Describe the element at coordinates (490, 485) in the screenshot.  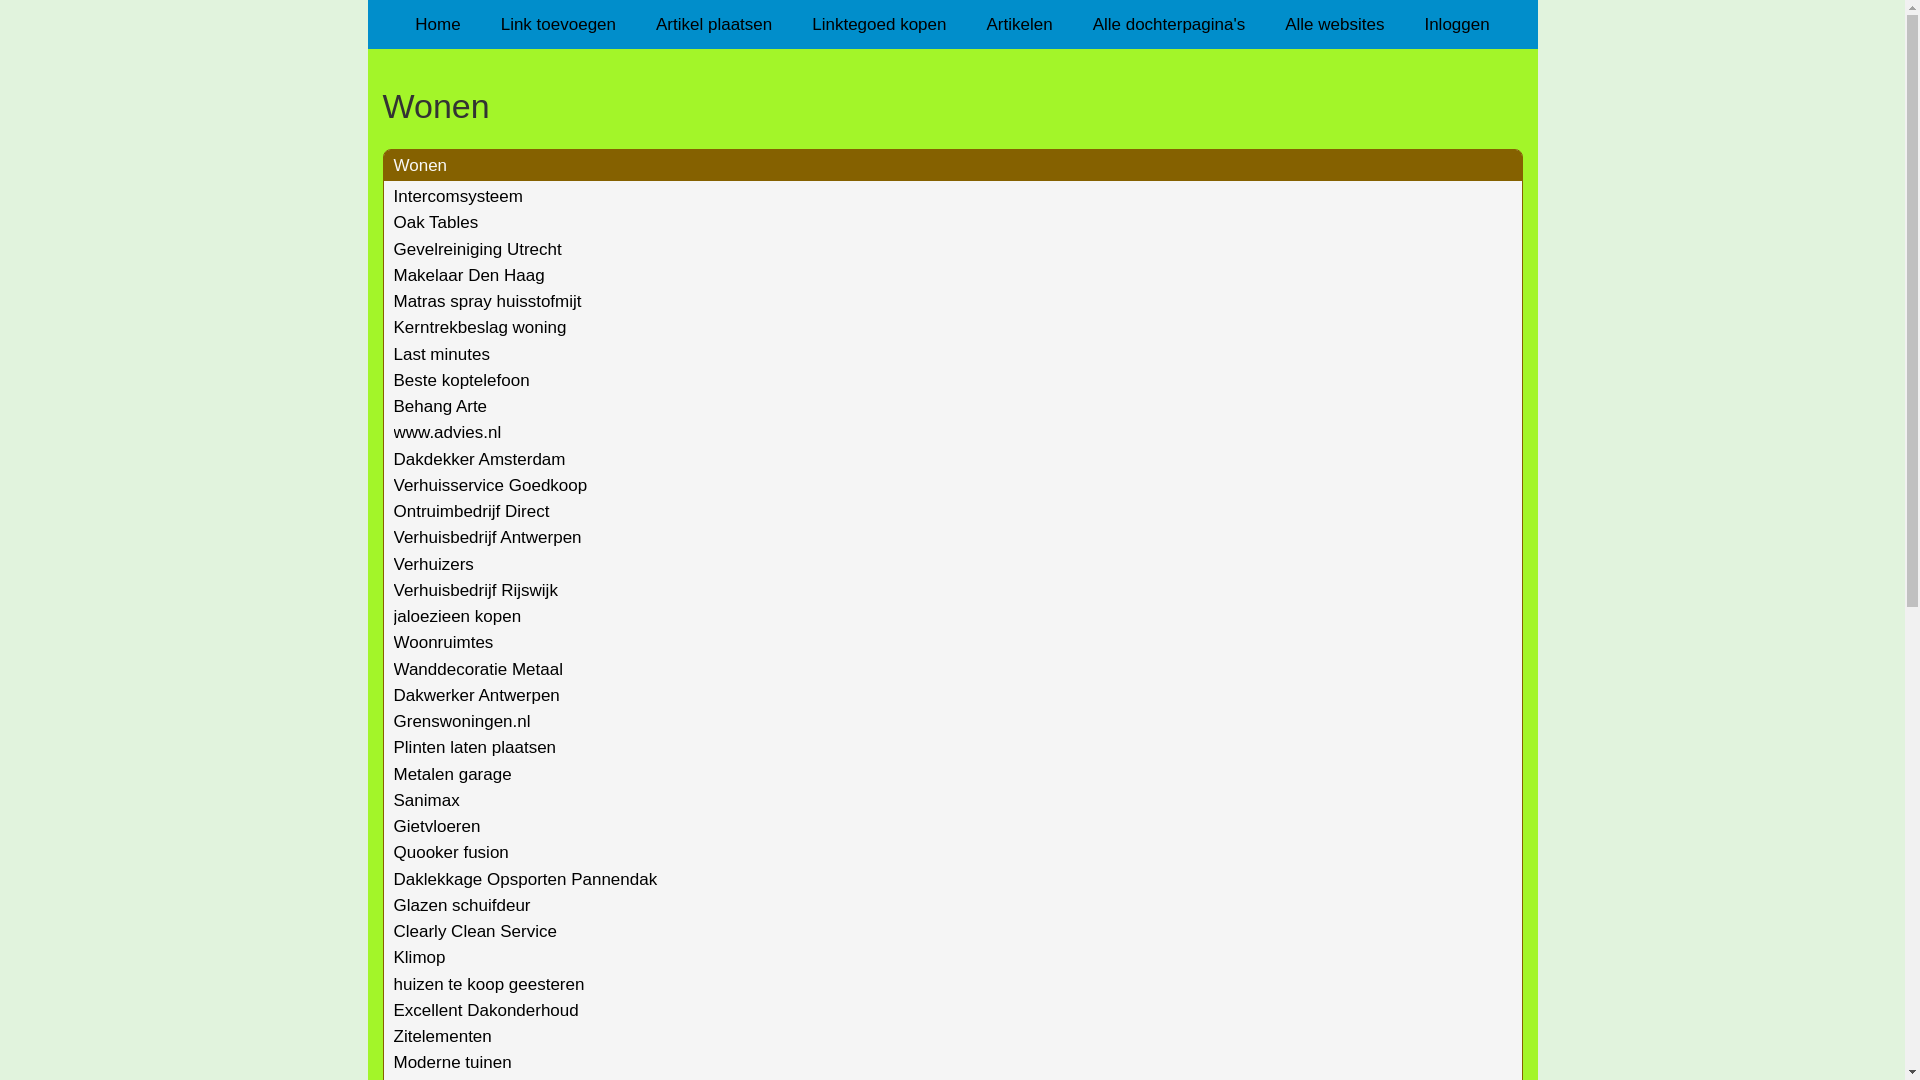
I see `'Verhuisservice Goedkoop'` at that location.